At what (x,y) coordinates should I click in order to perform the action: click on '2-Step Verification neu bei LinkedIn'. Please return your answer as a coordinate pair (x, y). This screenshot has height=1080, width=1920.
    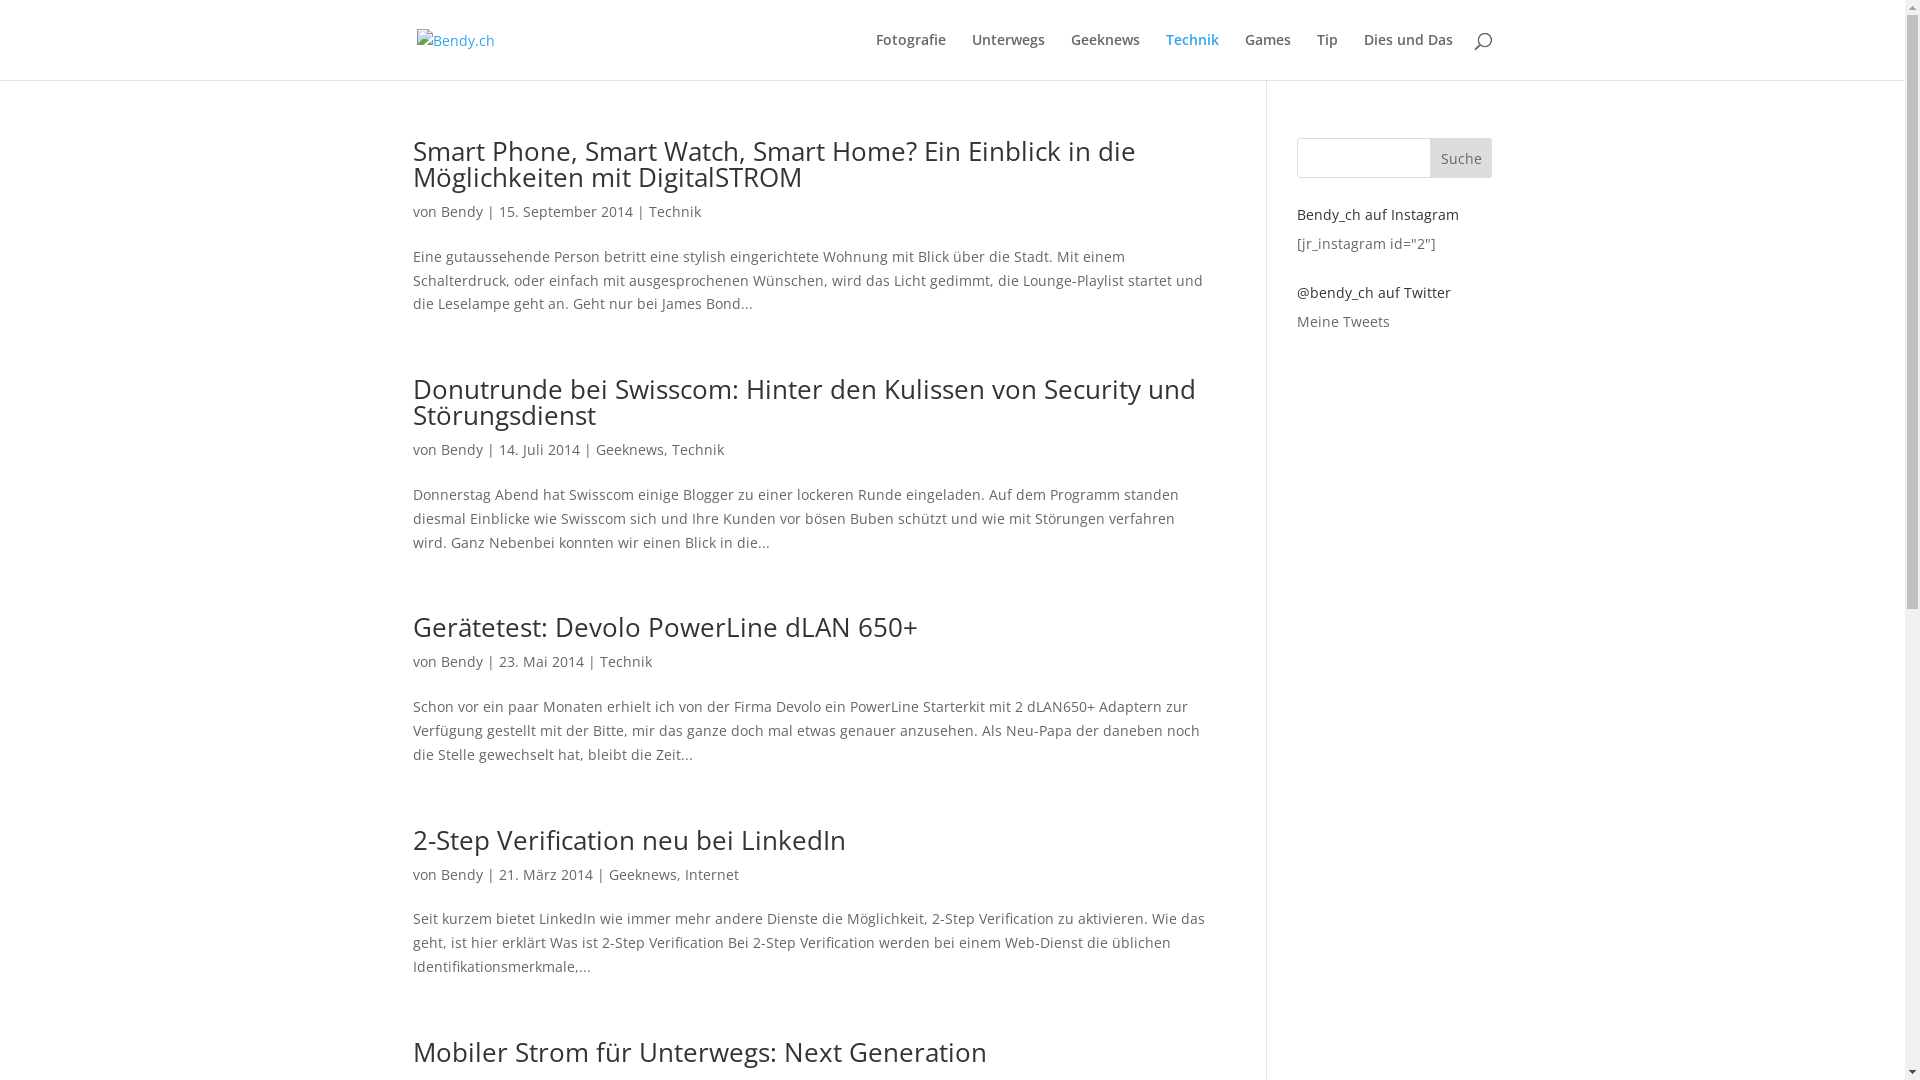
    Looking at the image, I should click on (627, 840).